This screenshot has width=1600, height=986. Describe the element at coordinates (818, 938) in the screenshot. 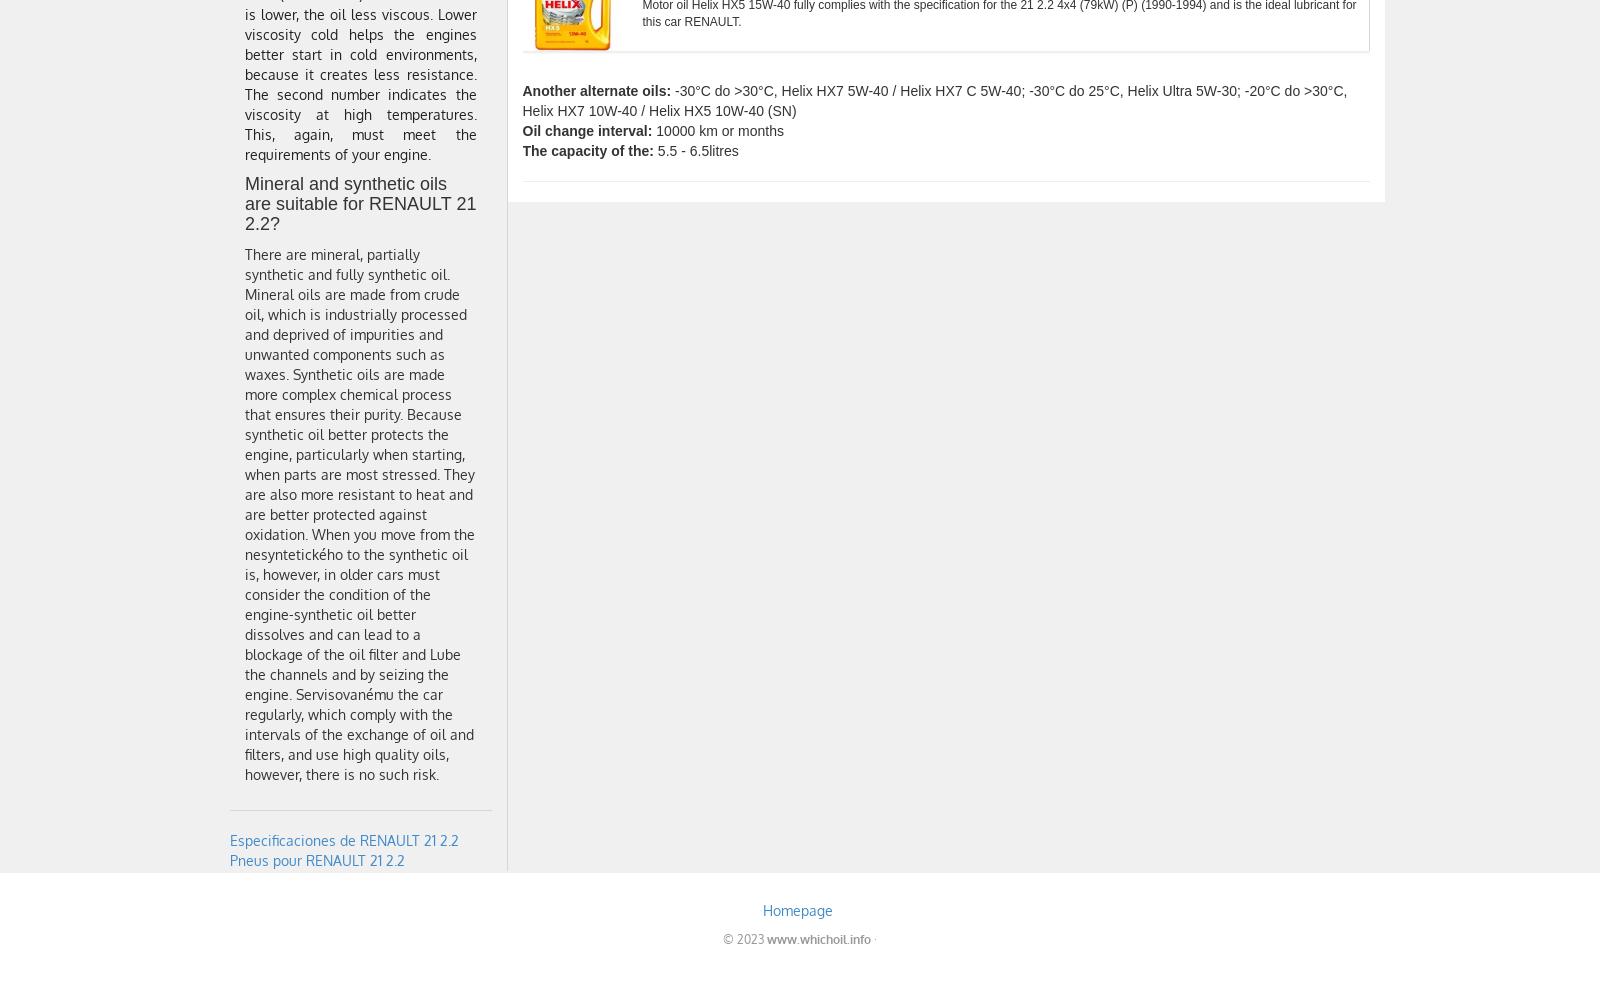

I see `'www.whichoil.info'` at that location.